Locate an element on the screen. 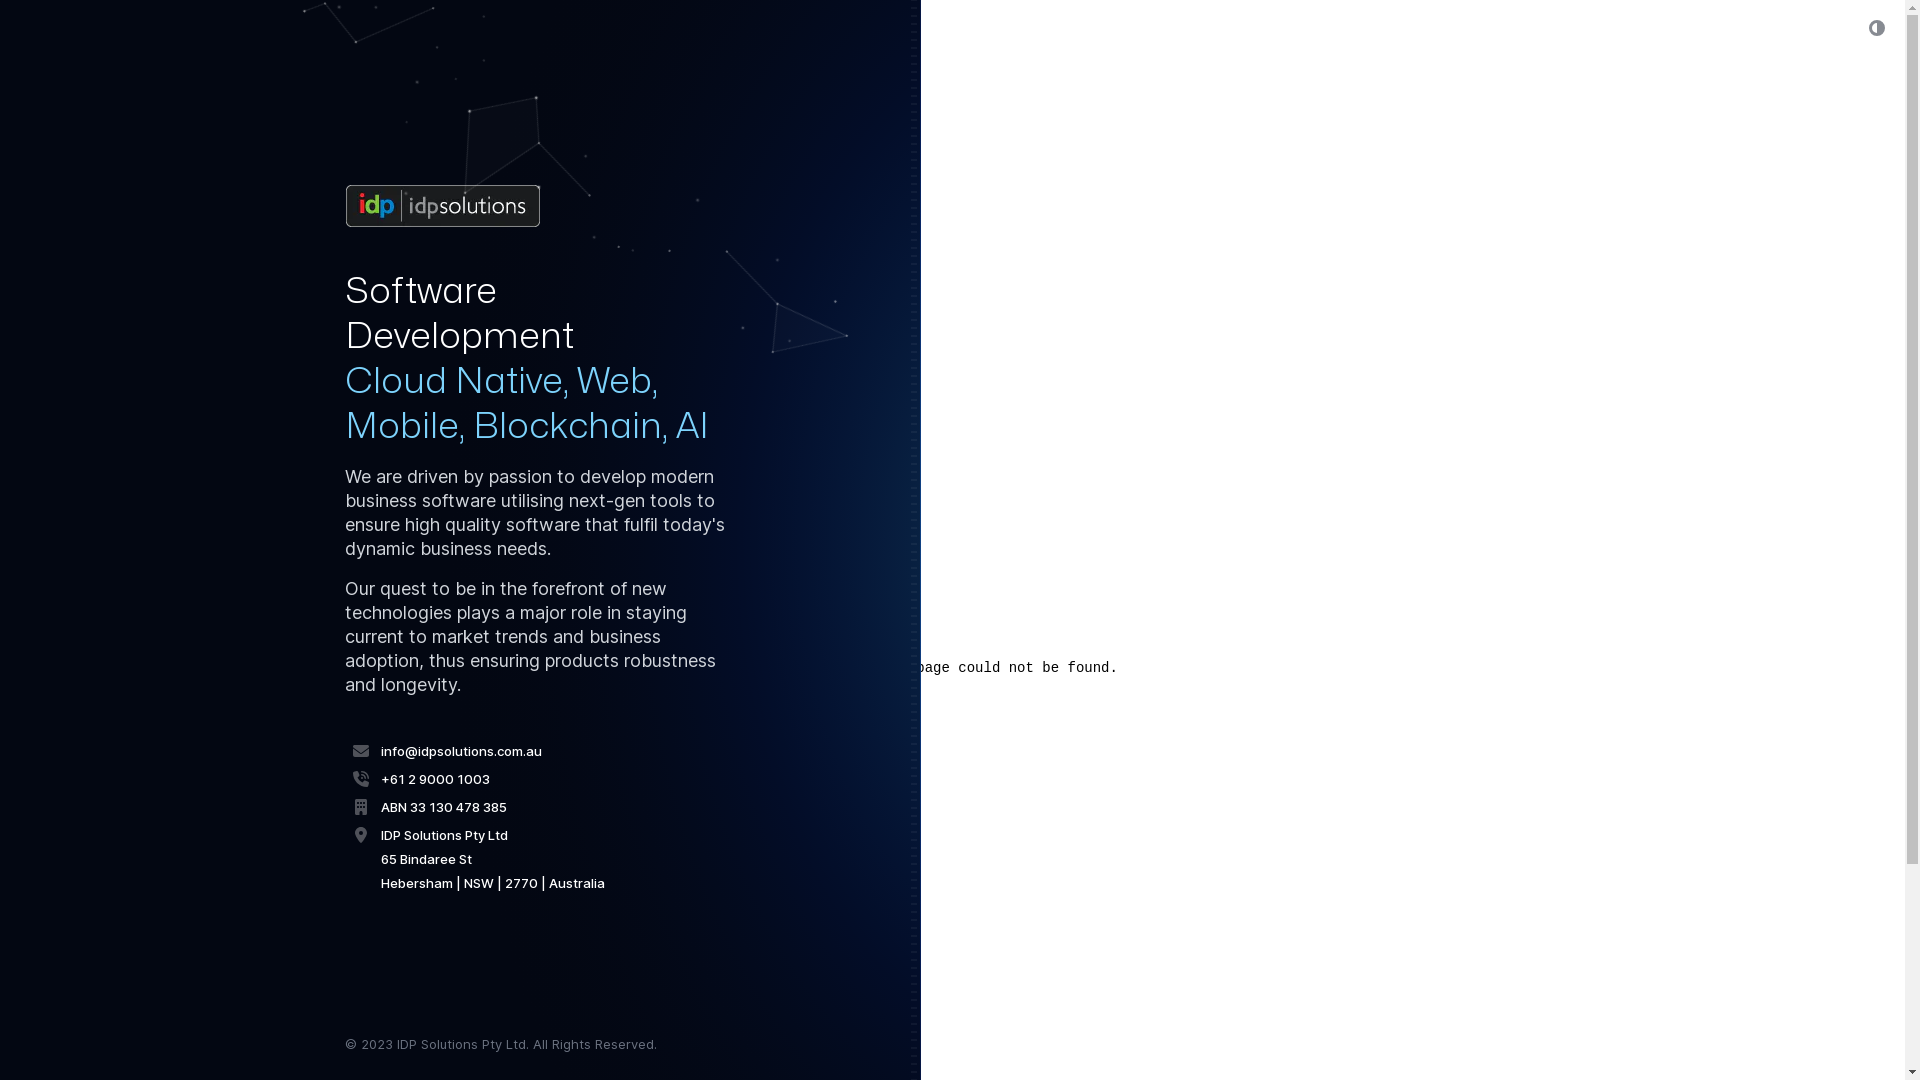  'Switch to dark theme' is located at coordinates (1853, 27).